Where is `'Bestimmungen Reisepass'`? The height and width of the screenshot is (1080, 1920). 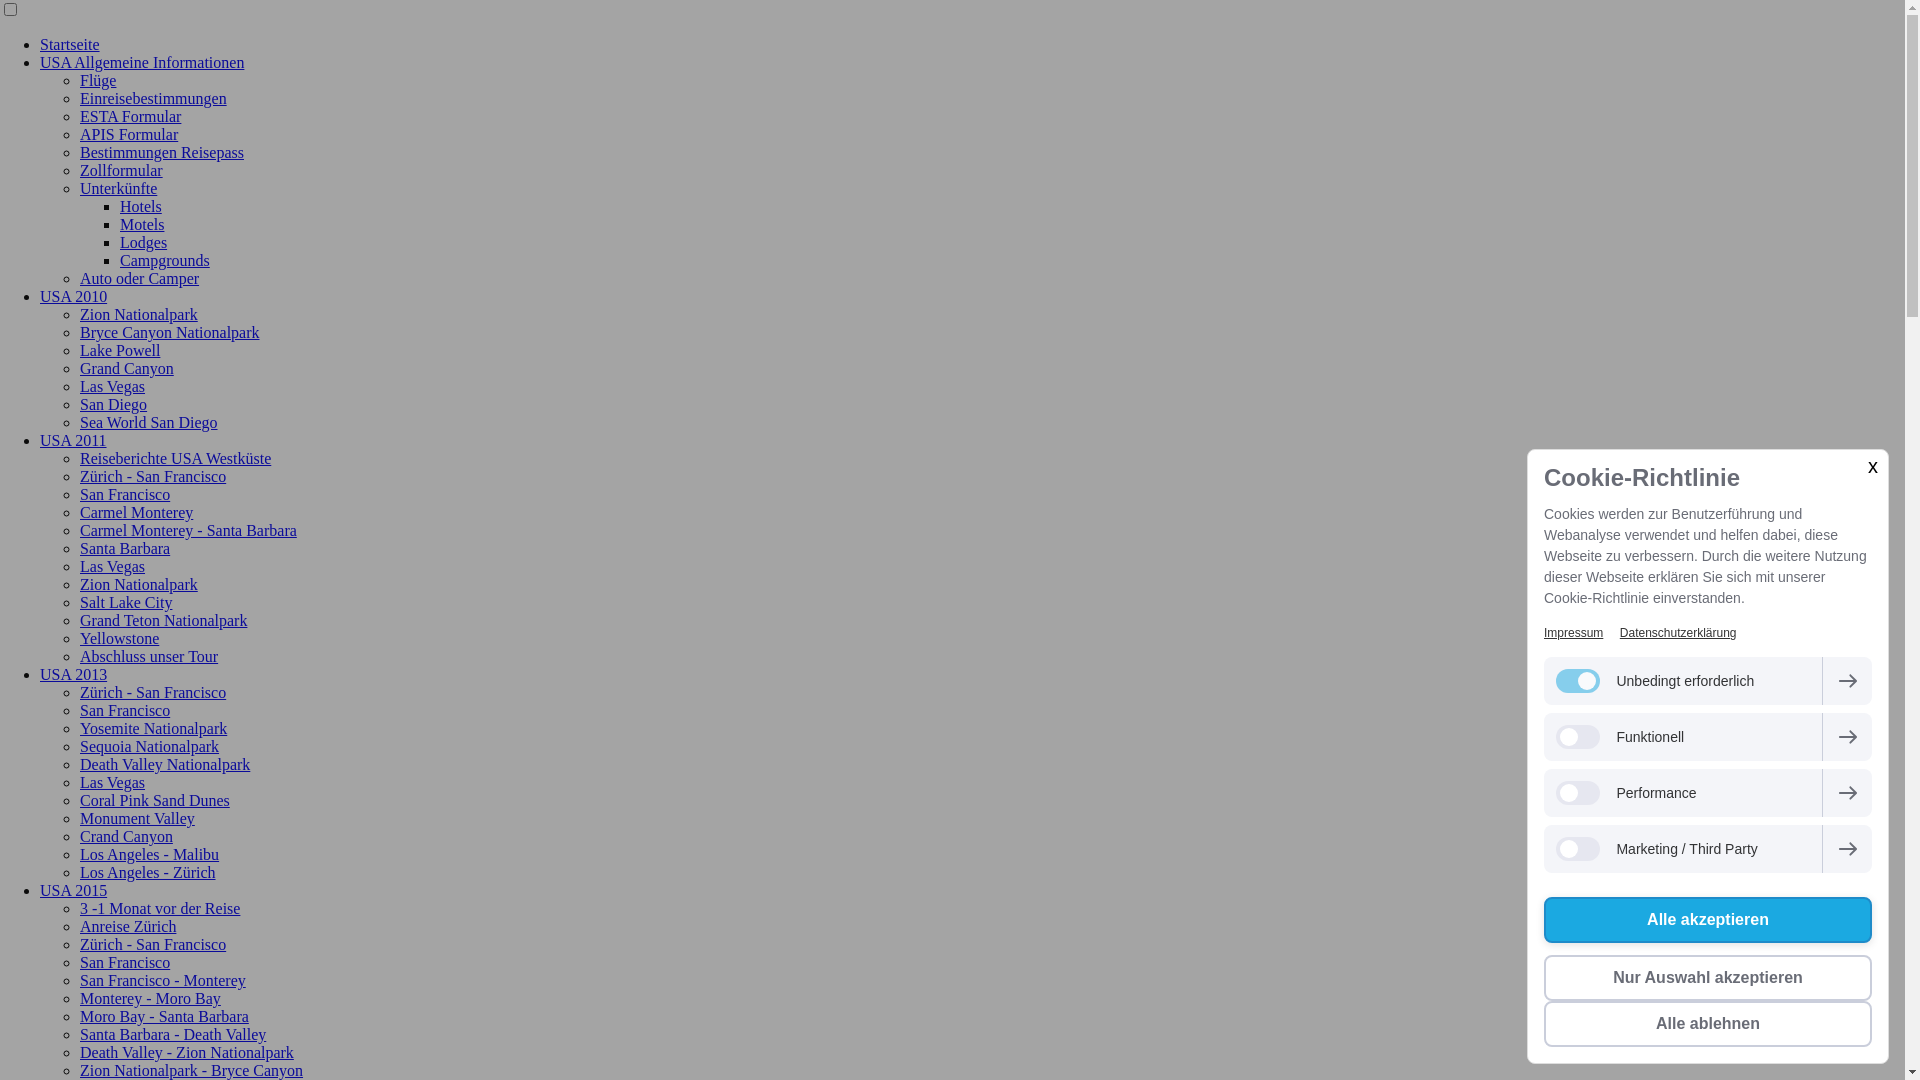 'Bestimmungen Reisepass' is located at coordinates (162, 151).